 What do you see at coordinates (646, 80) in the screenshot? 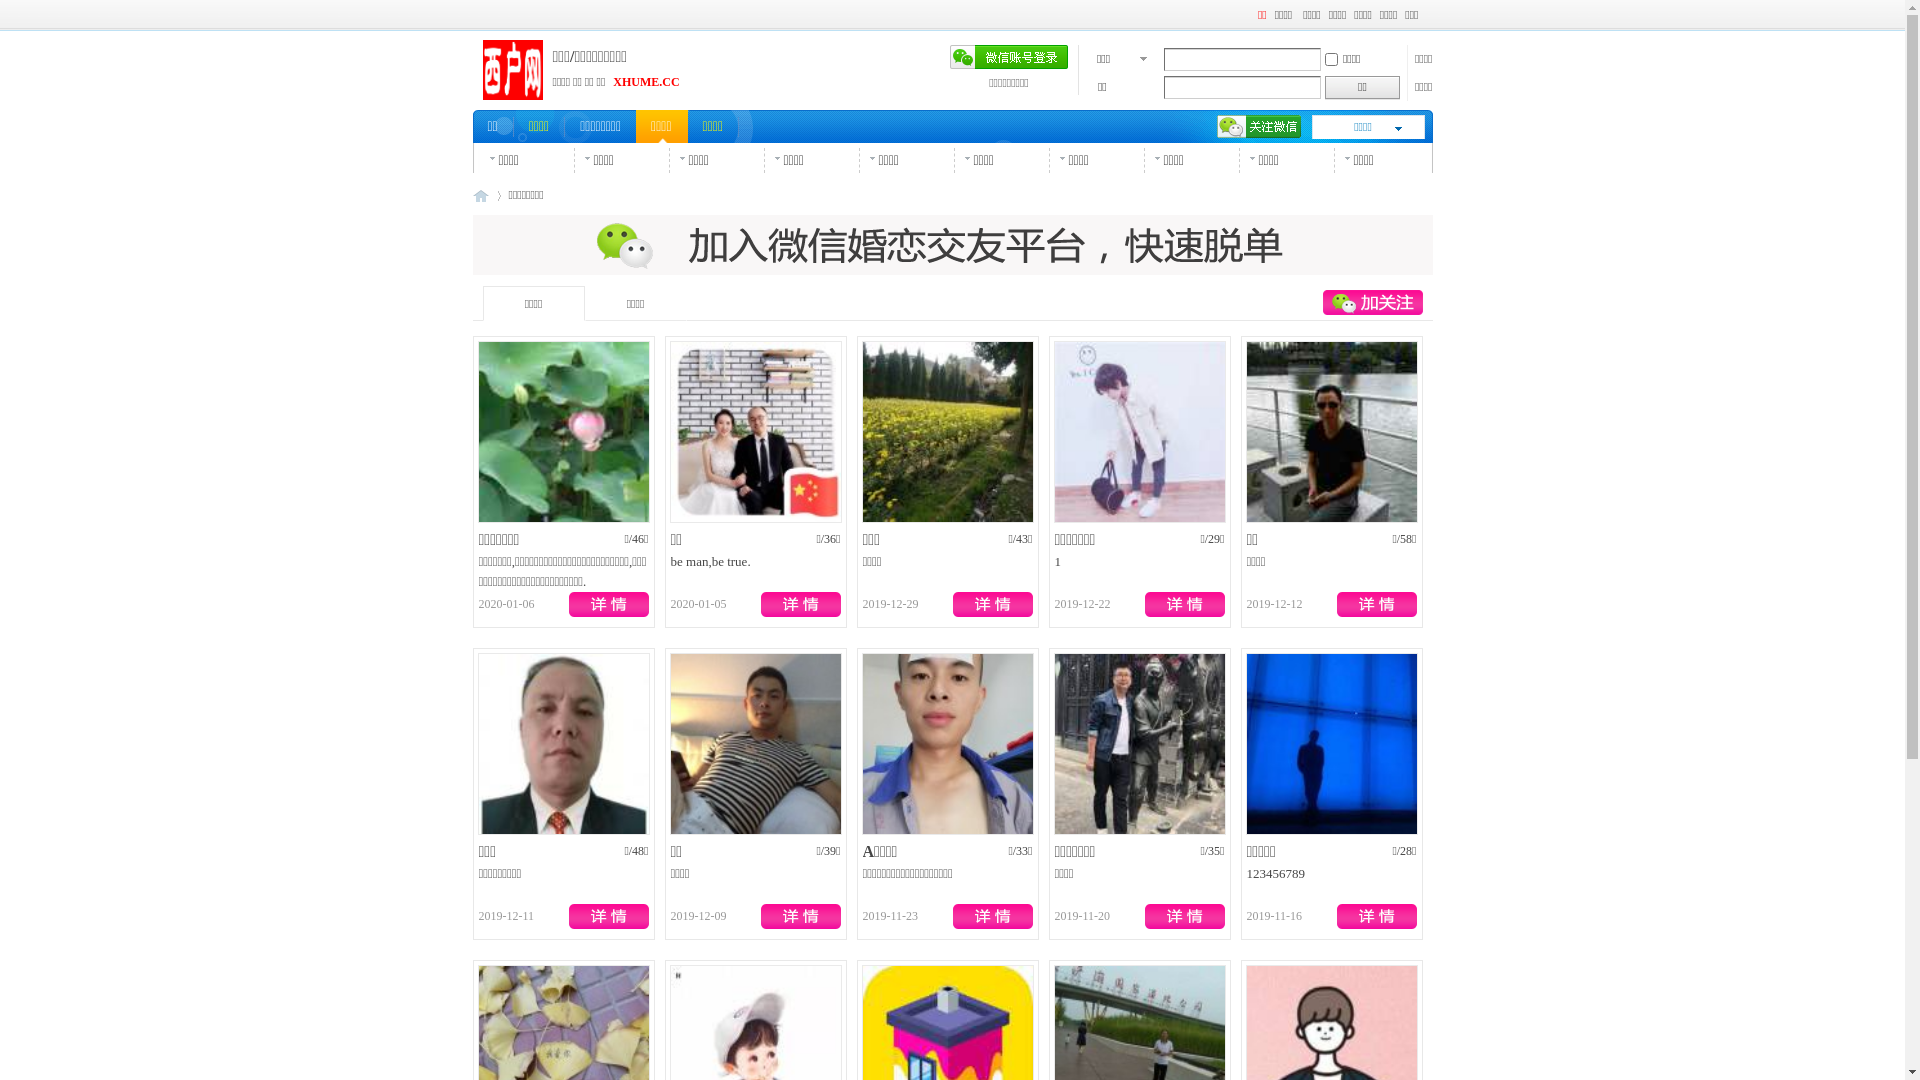
I see `'XHUME.CC'` at bounding box center [646, 80].